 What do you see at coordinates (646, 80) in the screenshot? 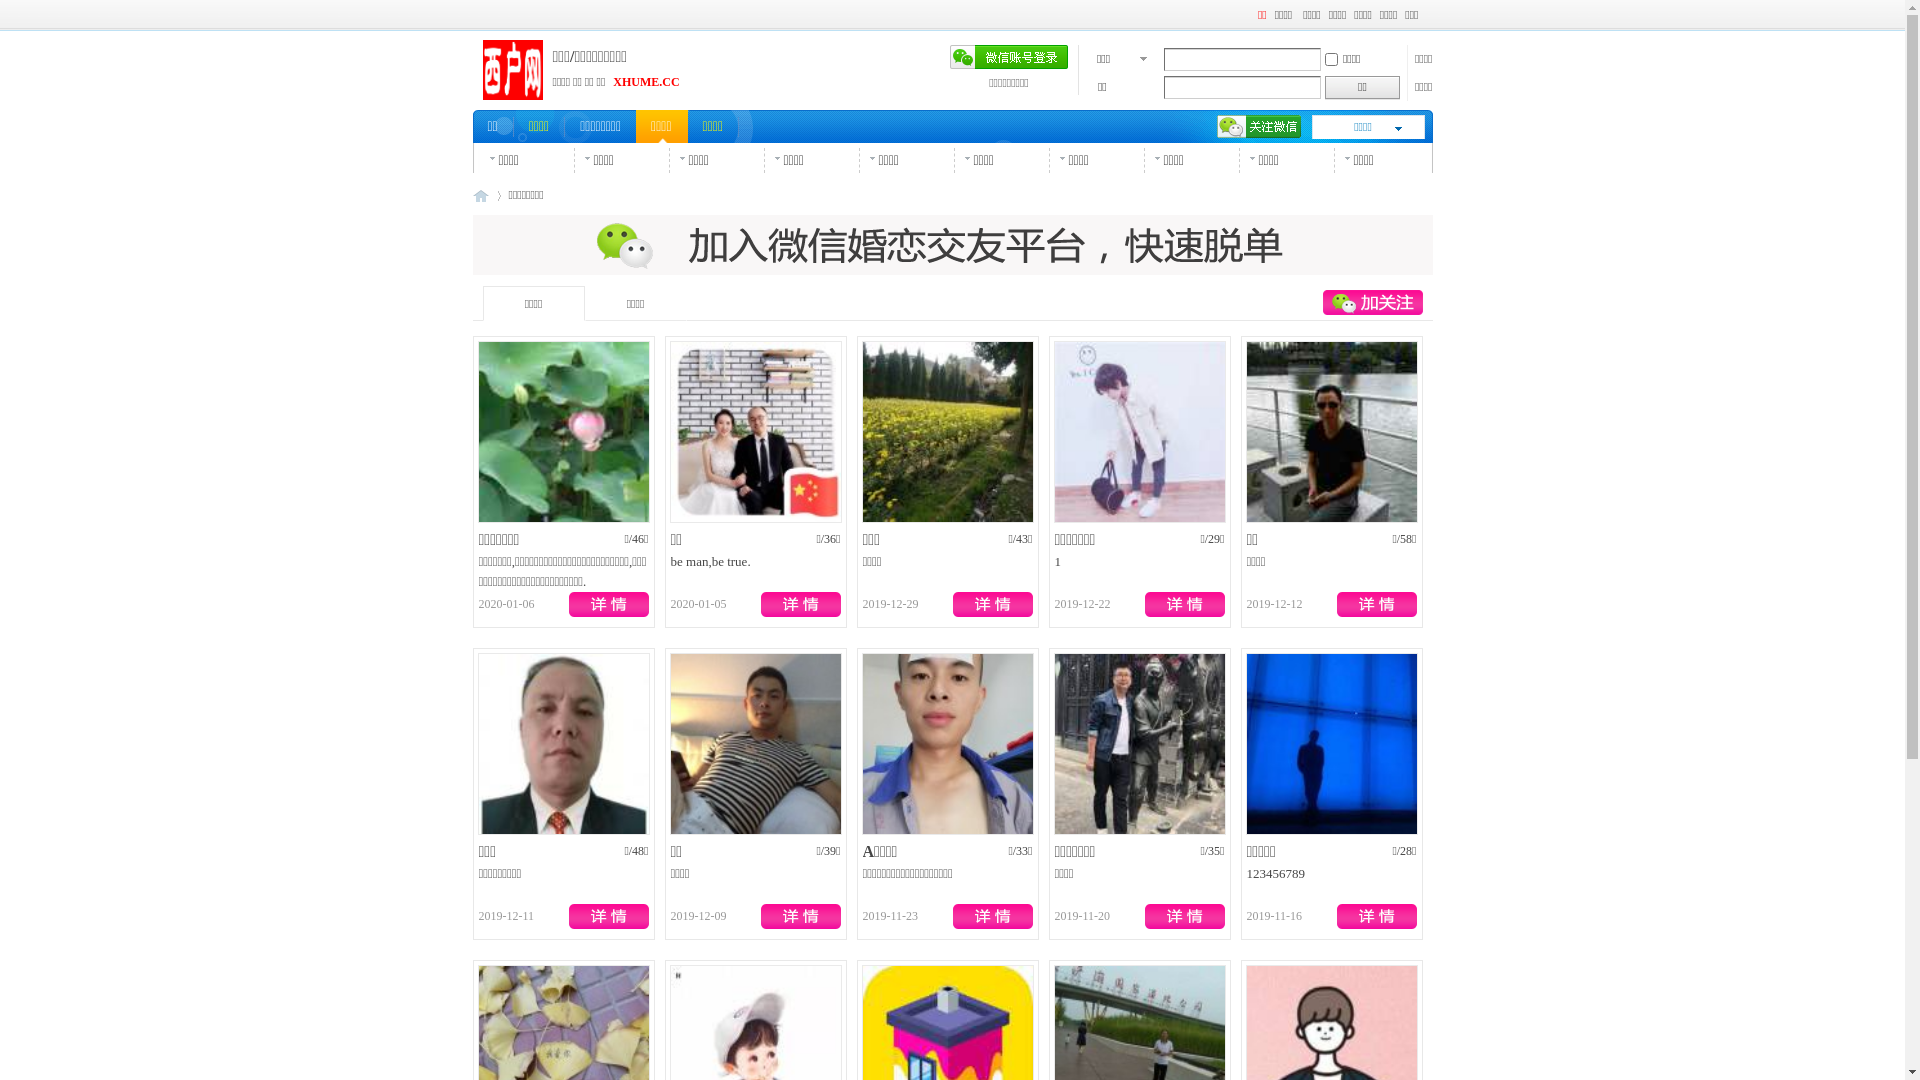
I see `'XHUME.CC'` at bounding box center [646, 80].